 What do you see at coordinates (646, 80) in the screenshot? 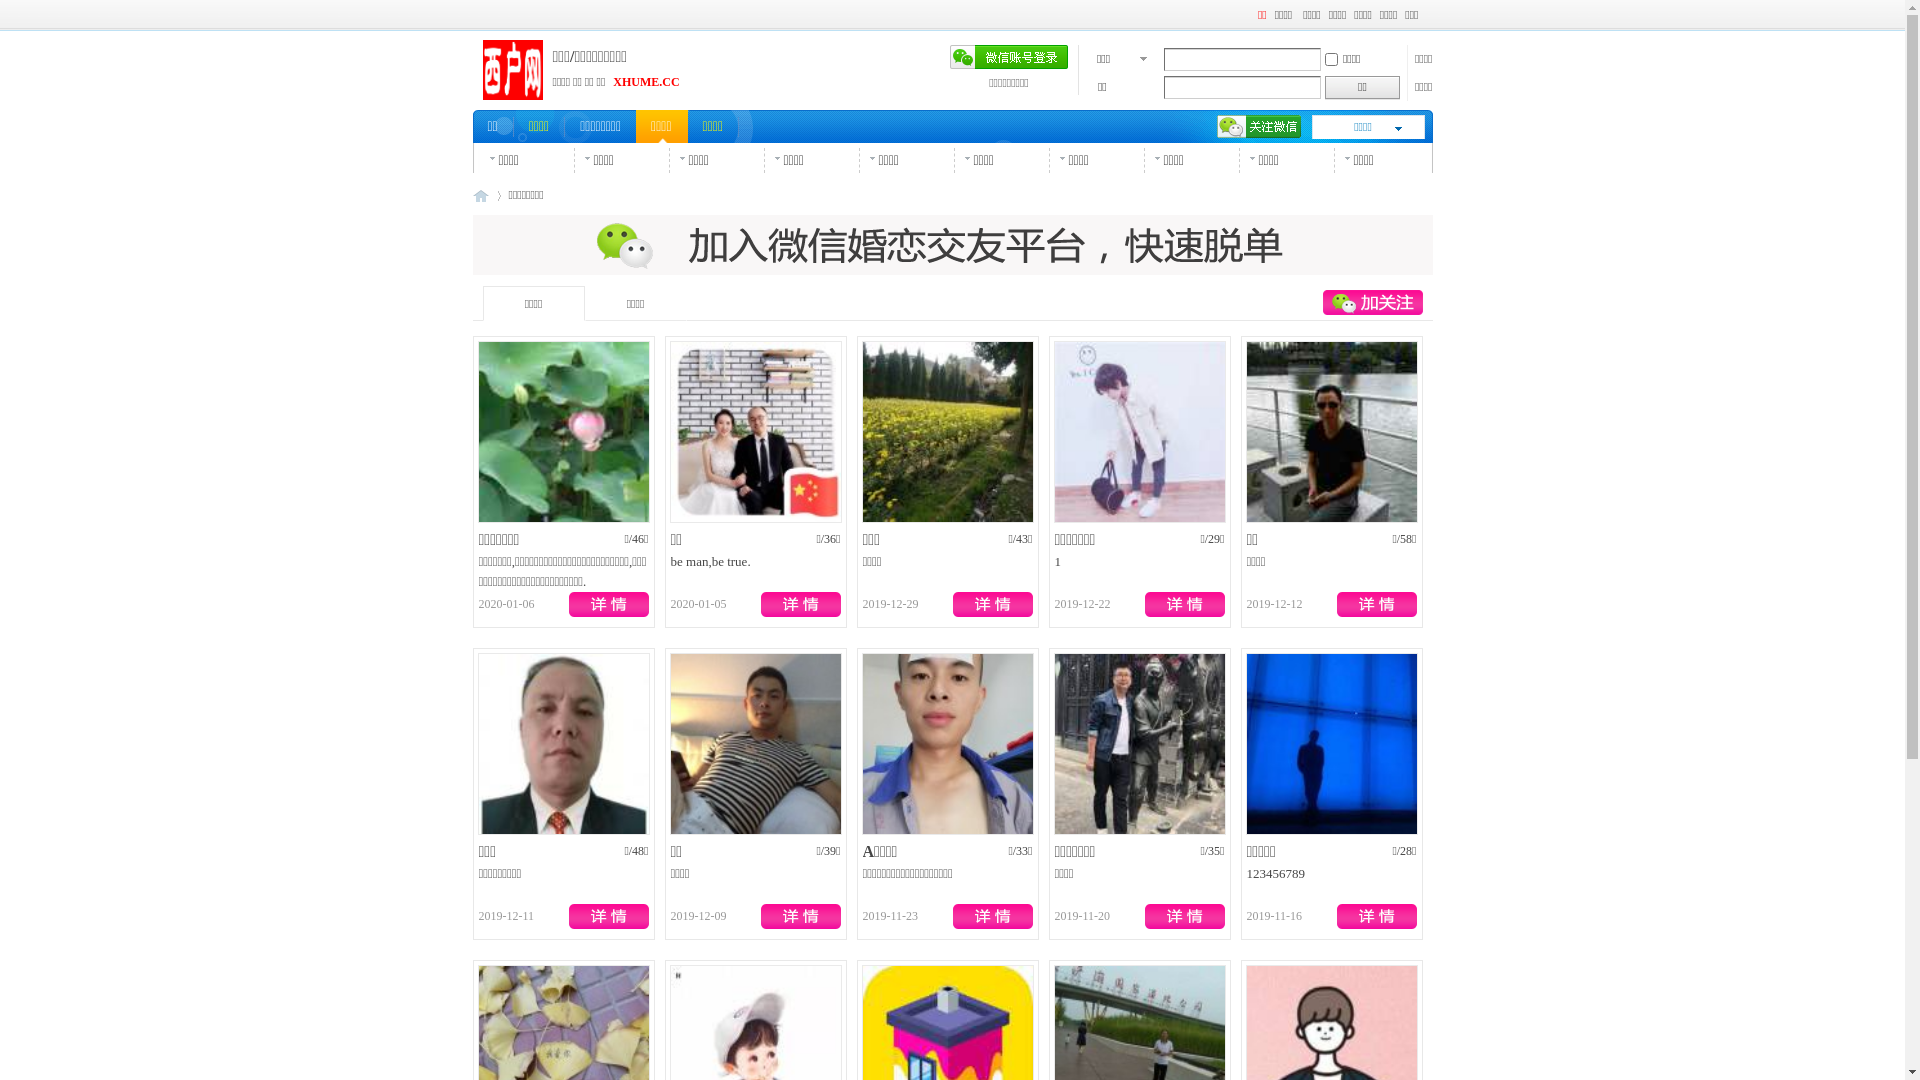
I see `'XHUME.CC'` at bounding box center [646, 80].